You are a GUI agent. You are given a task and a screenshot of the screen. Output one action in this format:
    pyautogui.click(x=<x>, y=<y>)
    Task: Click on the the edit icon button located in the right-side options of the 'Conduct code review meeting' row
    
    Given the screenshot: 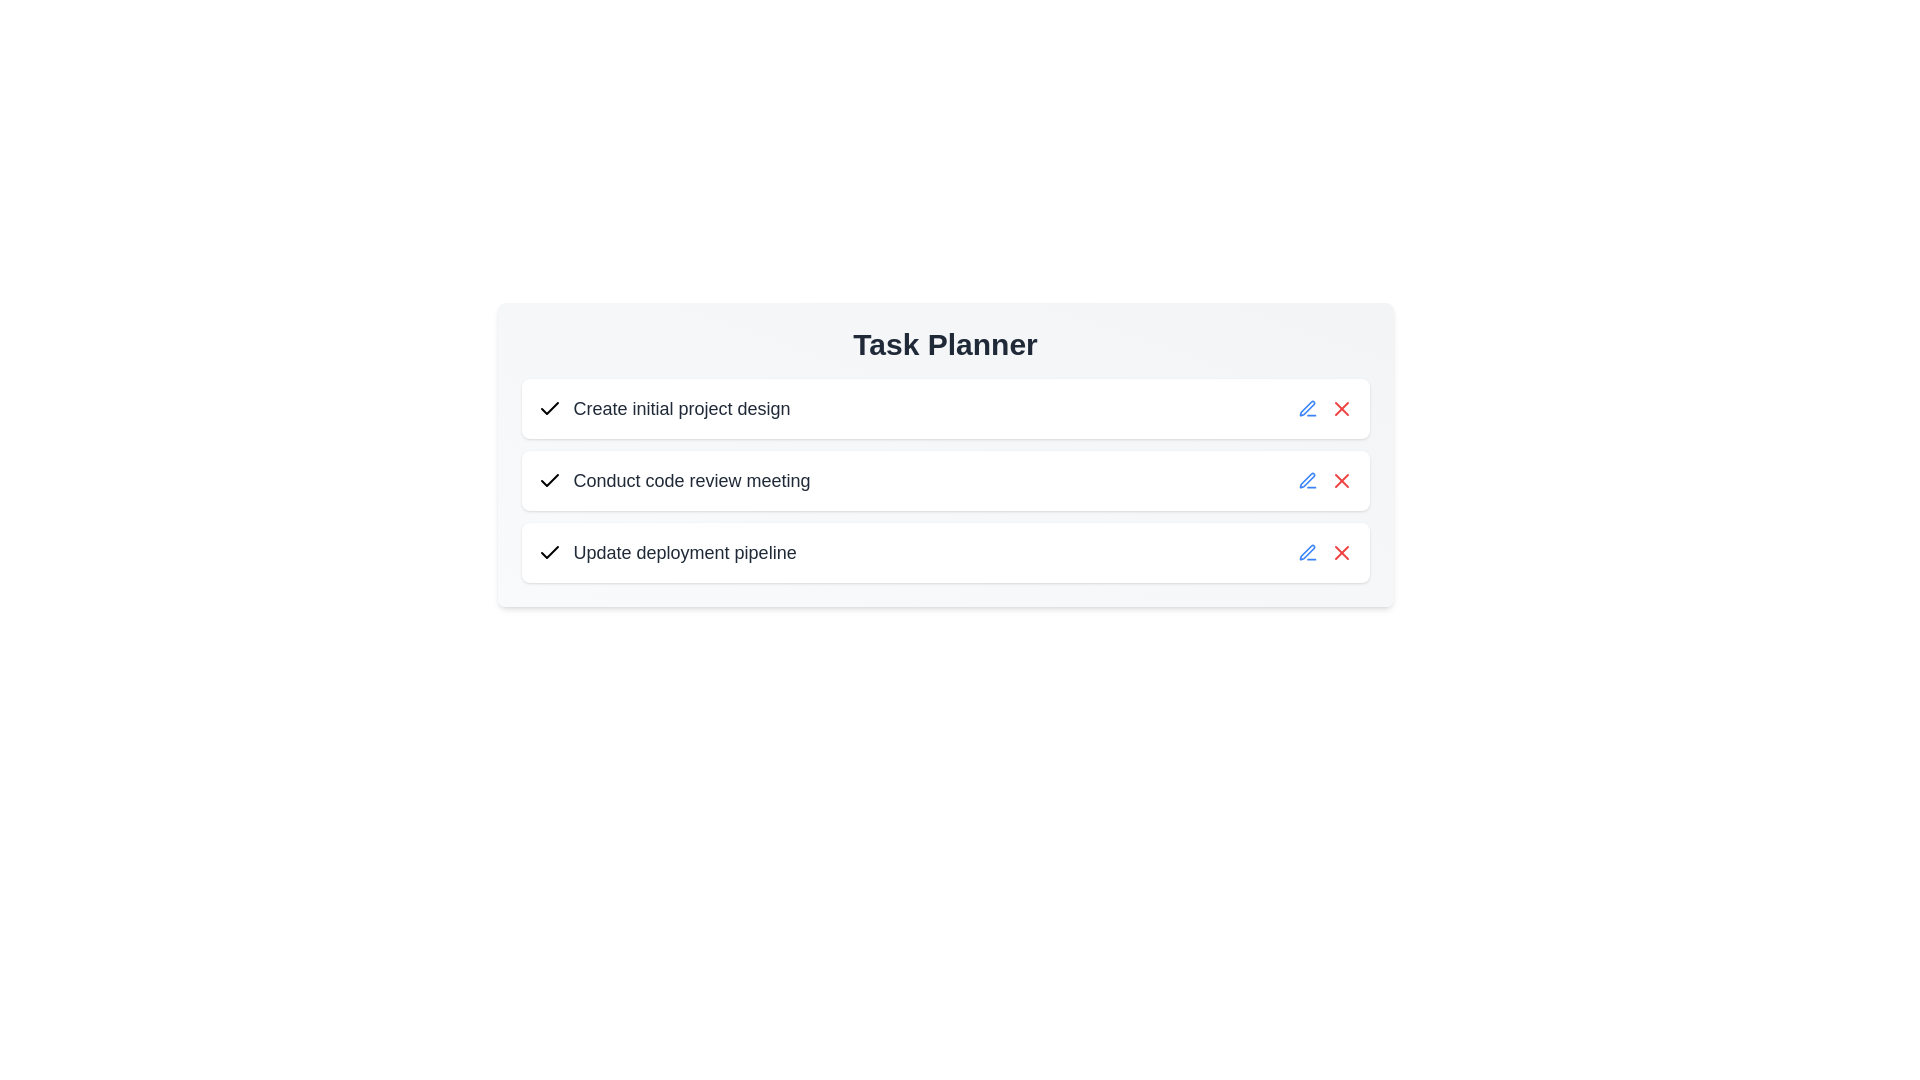 What is the action you would take?
    pyautogui.click(x=1307, y=481)
    